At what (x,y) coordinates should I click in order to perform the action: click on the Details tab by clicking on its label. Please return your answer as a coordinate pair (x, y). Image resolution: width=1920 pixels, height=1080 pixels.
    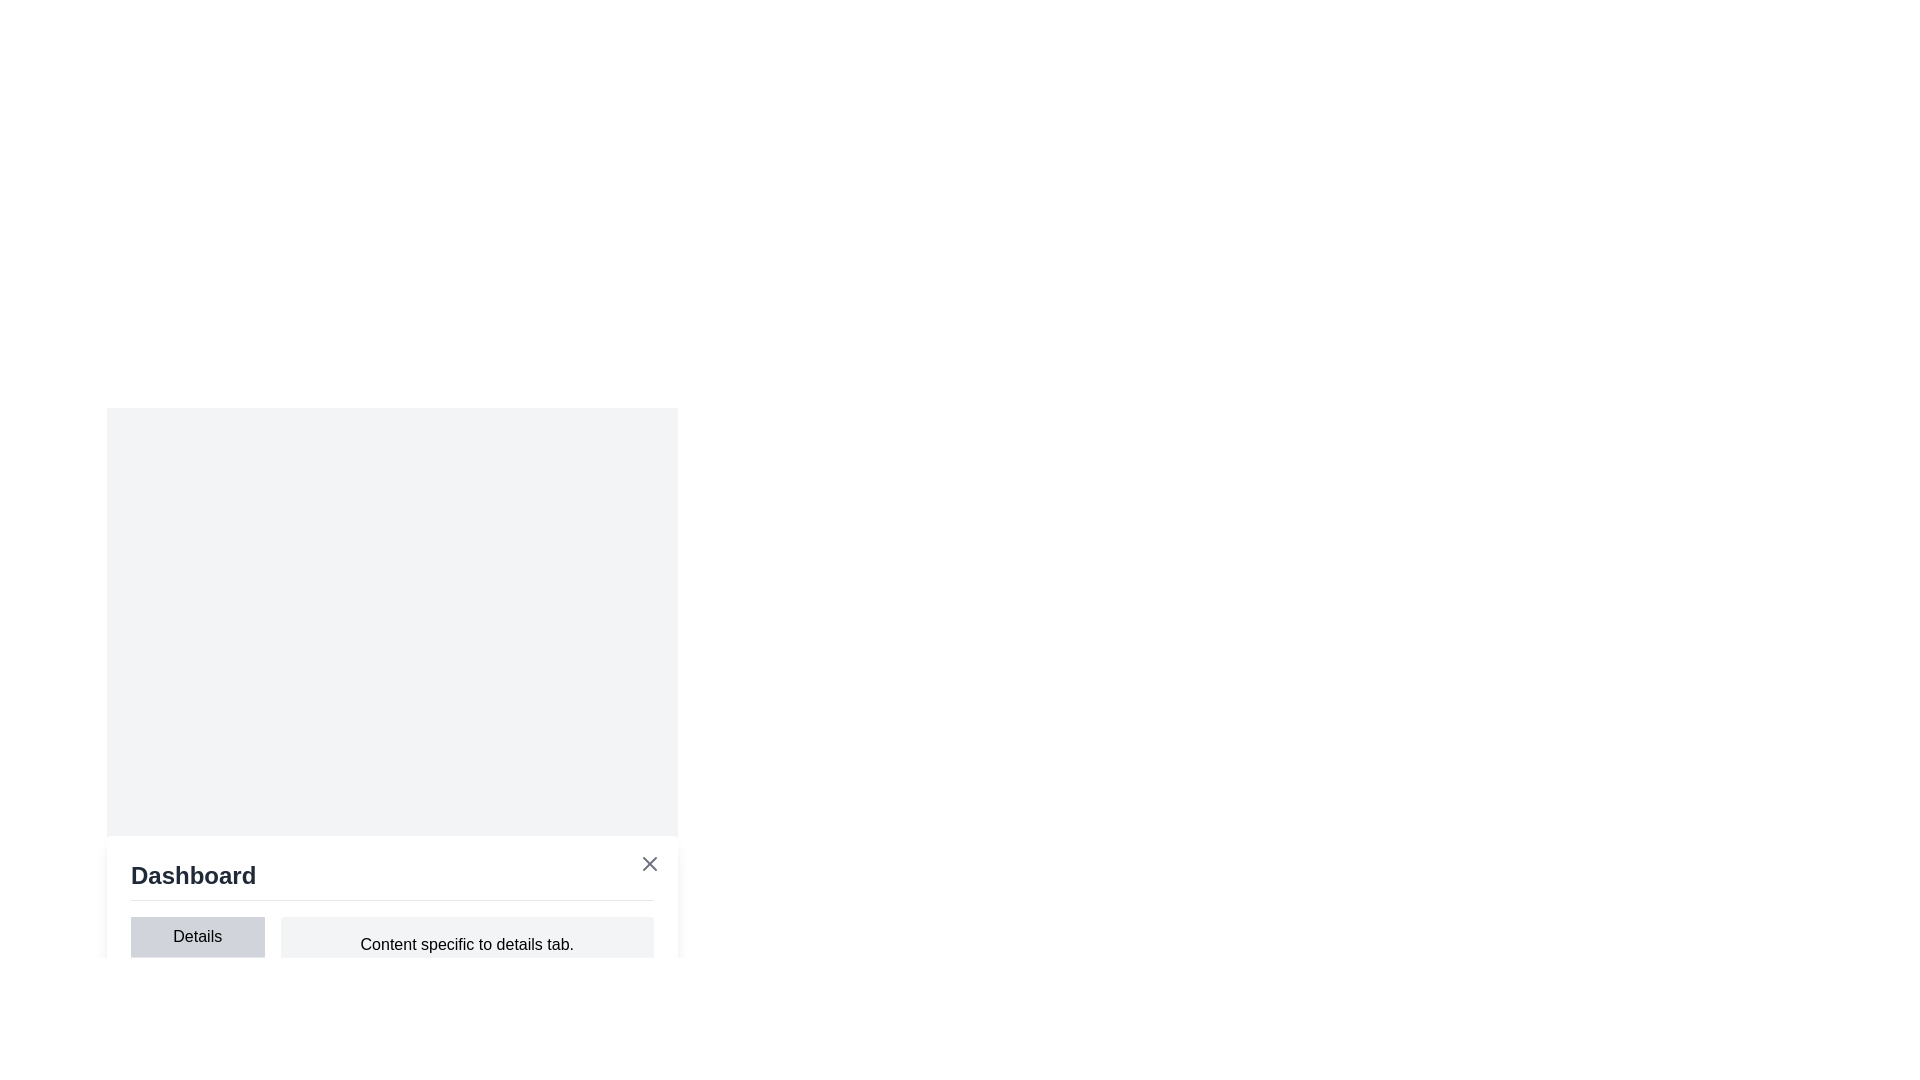
    Looking at the image, I should click on (196, 937).